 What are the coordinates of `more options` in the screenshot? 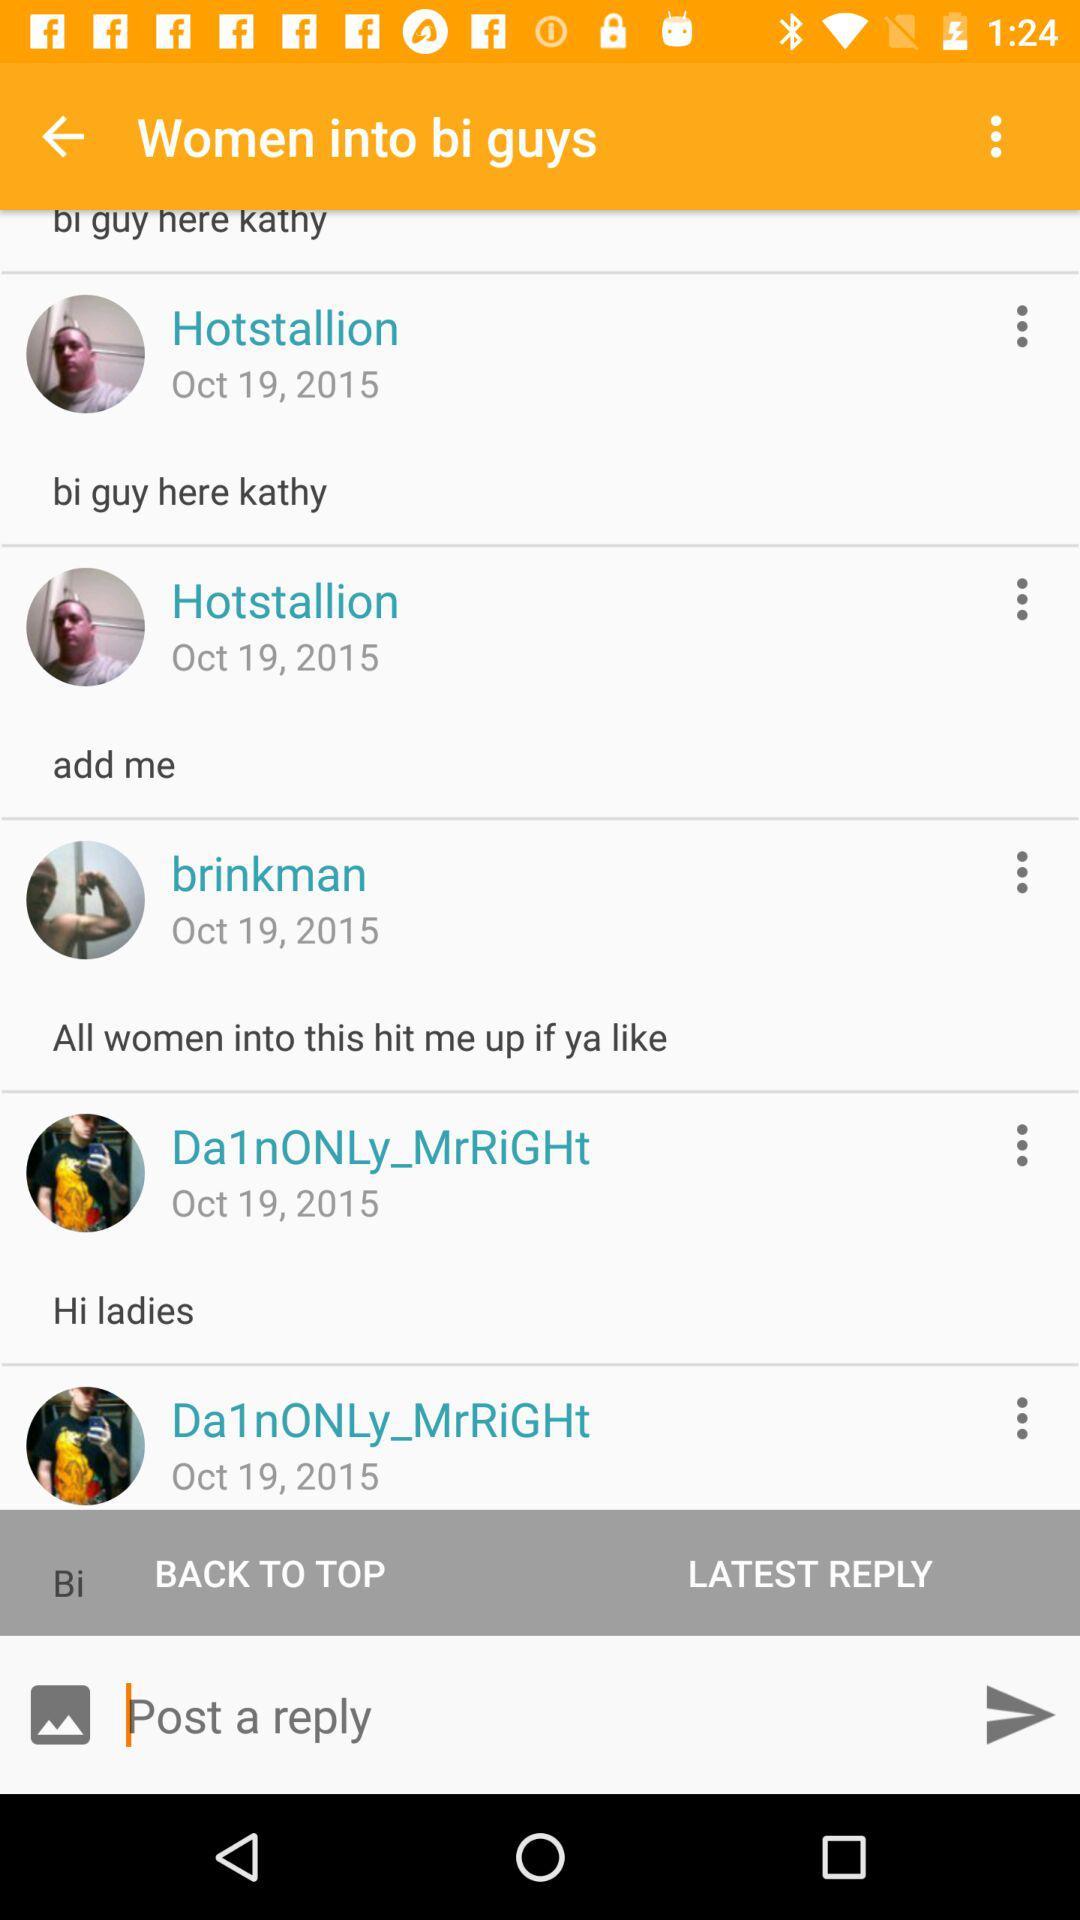 It's located at (1022, 1145).